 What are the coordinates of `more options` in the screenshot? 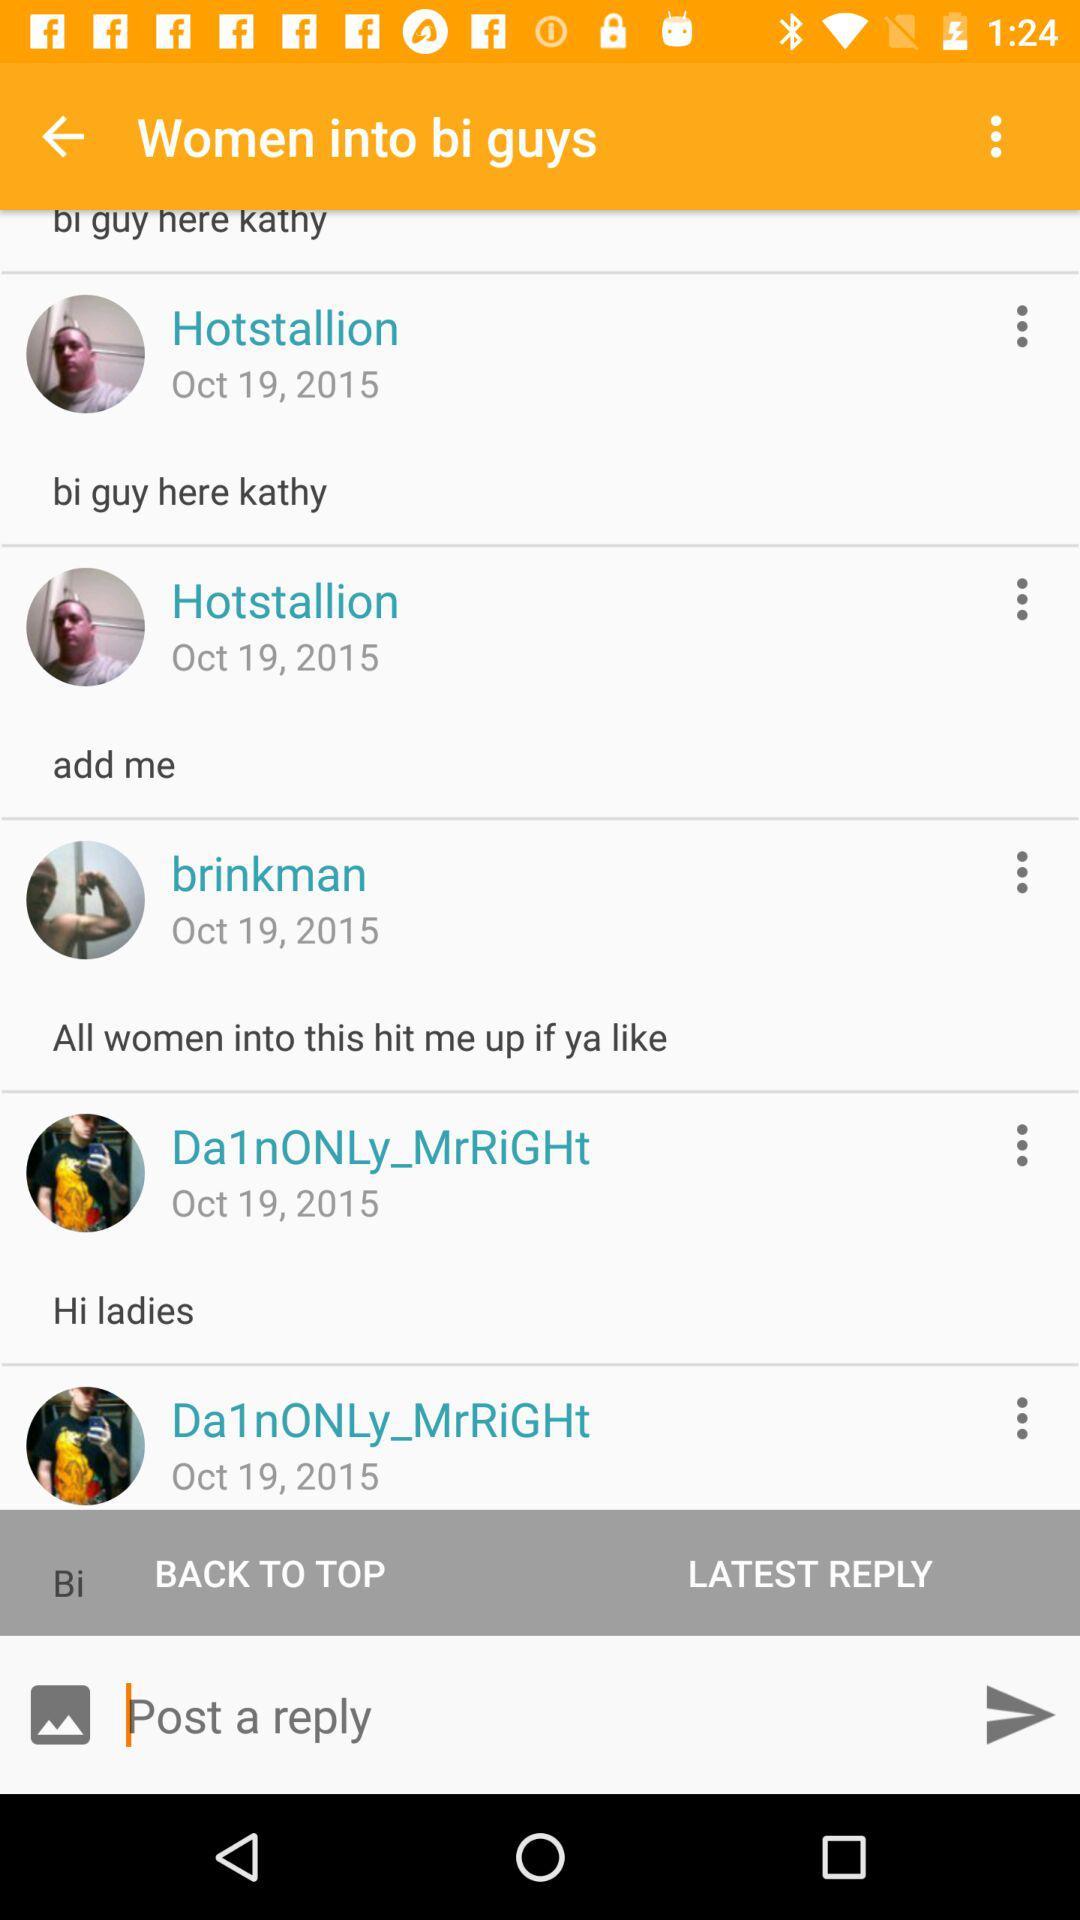 It's located at (1022, 1145).